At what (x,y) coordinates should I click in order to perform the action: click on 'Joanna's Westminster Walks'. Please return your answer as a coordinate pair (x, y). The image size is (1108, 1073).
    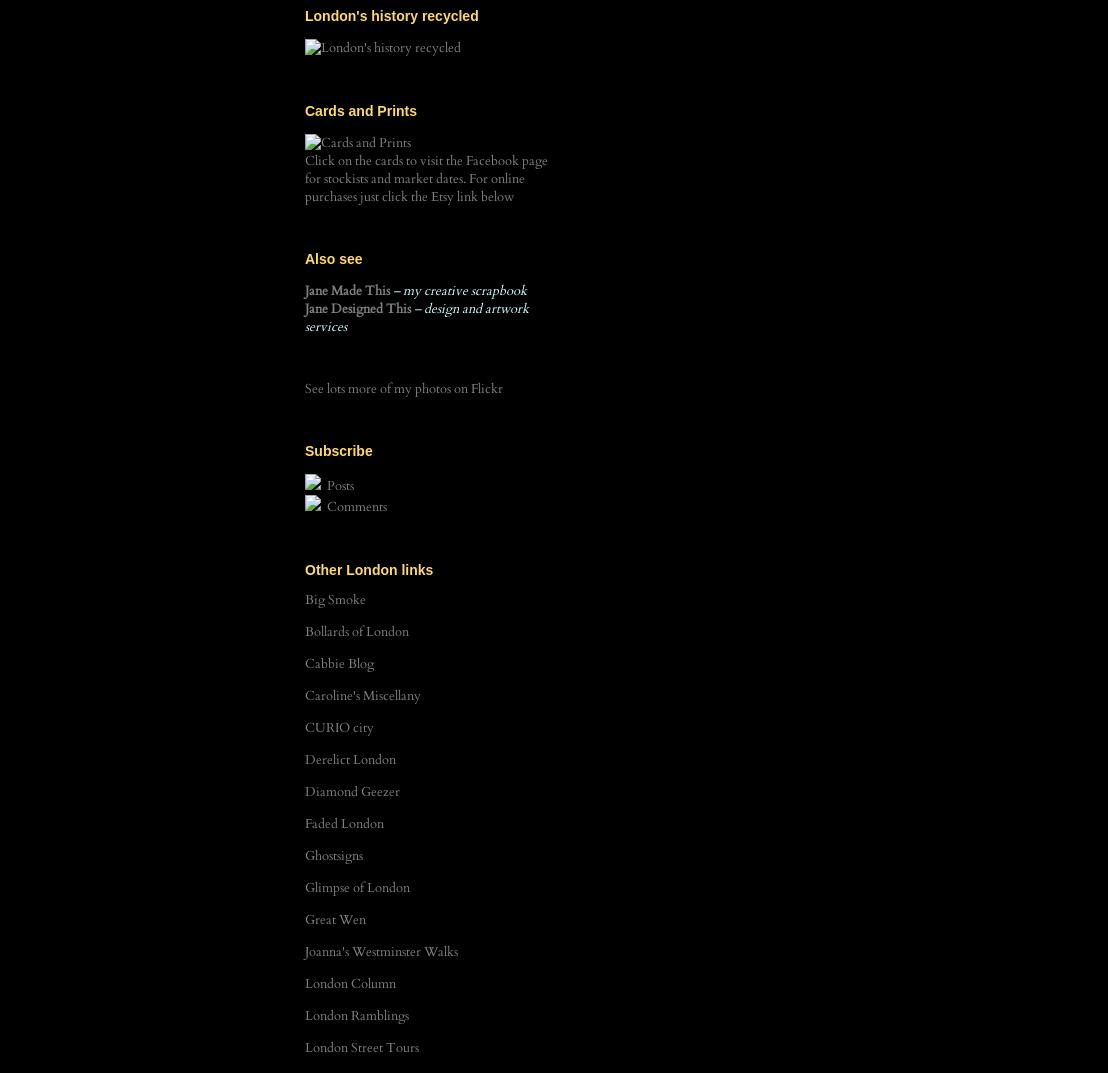
    Looking at the image, I should click on (381, 951).